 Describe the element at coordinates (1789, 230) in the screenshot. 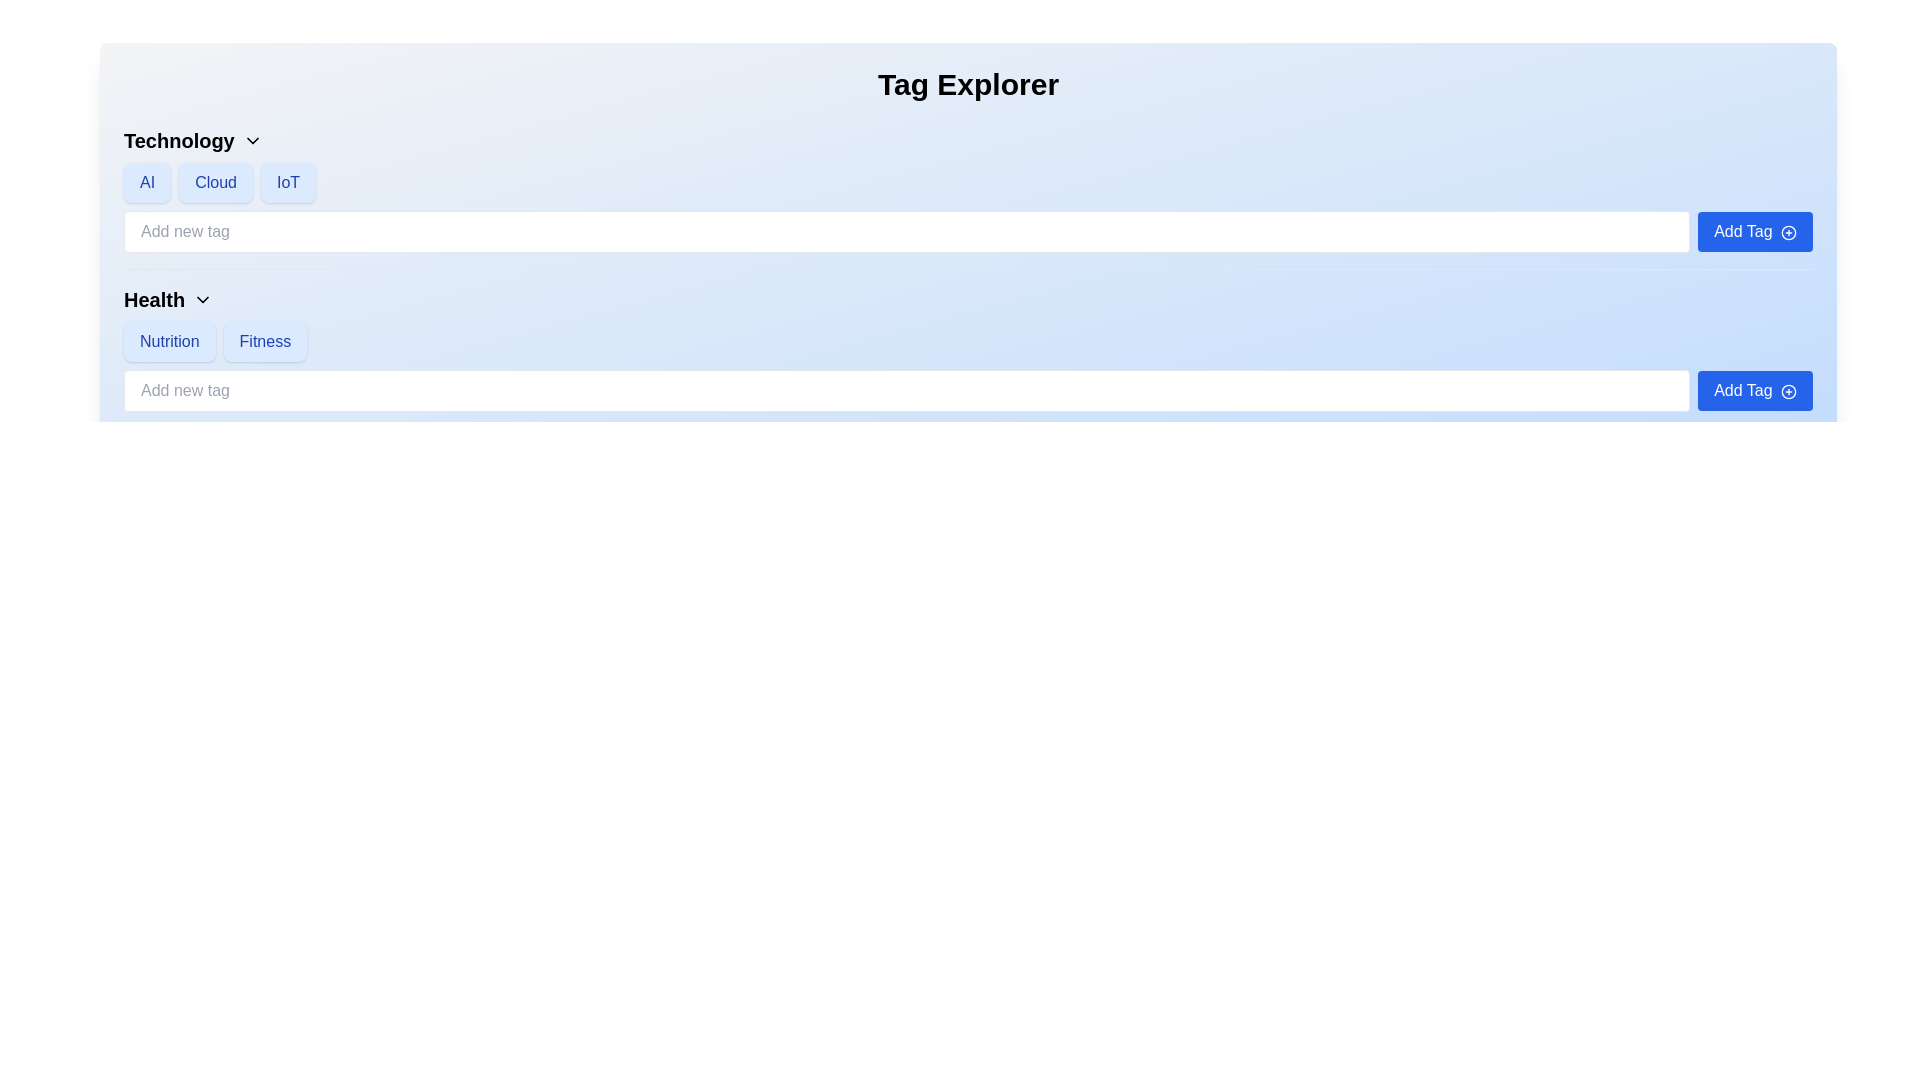

I see `the 'Add Tag' icon located on the right side of the text input field in the Technology group` at that location.